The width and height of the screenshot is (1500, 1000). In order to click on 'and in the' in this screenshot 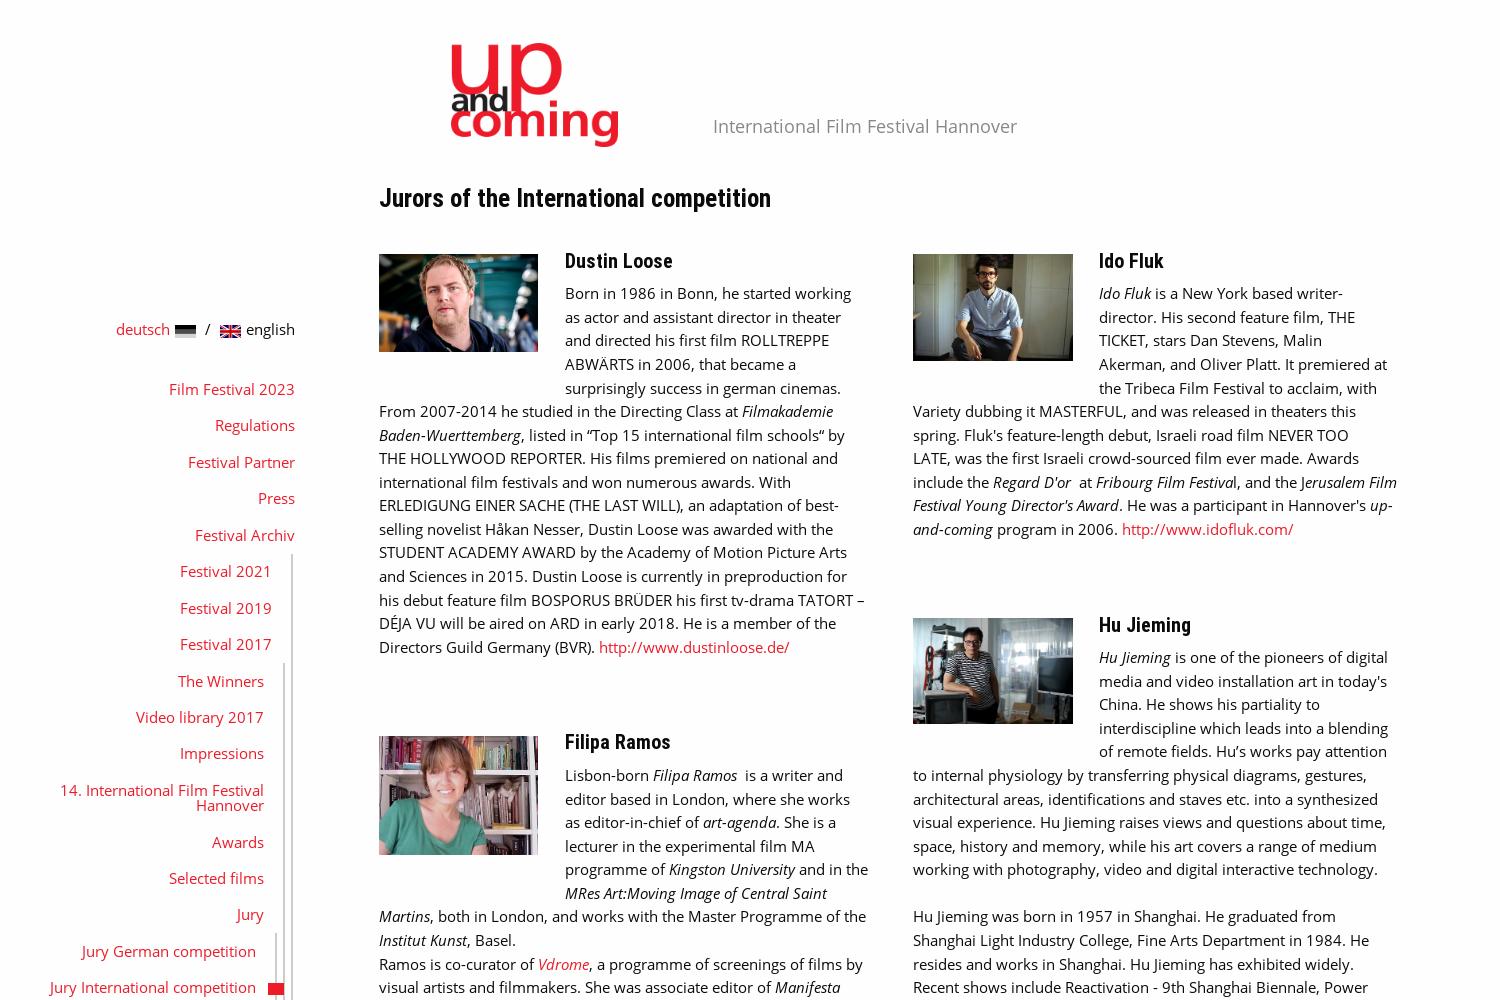, I will do `click(829, 868)`.